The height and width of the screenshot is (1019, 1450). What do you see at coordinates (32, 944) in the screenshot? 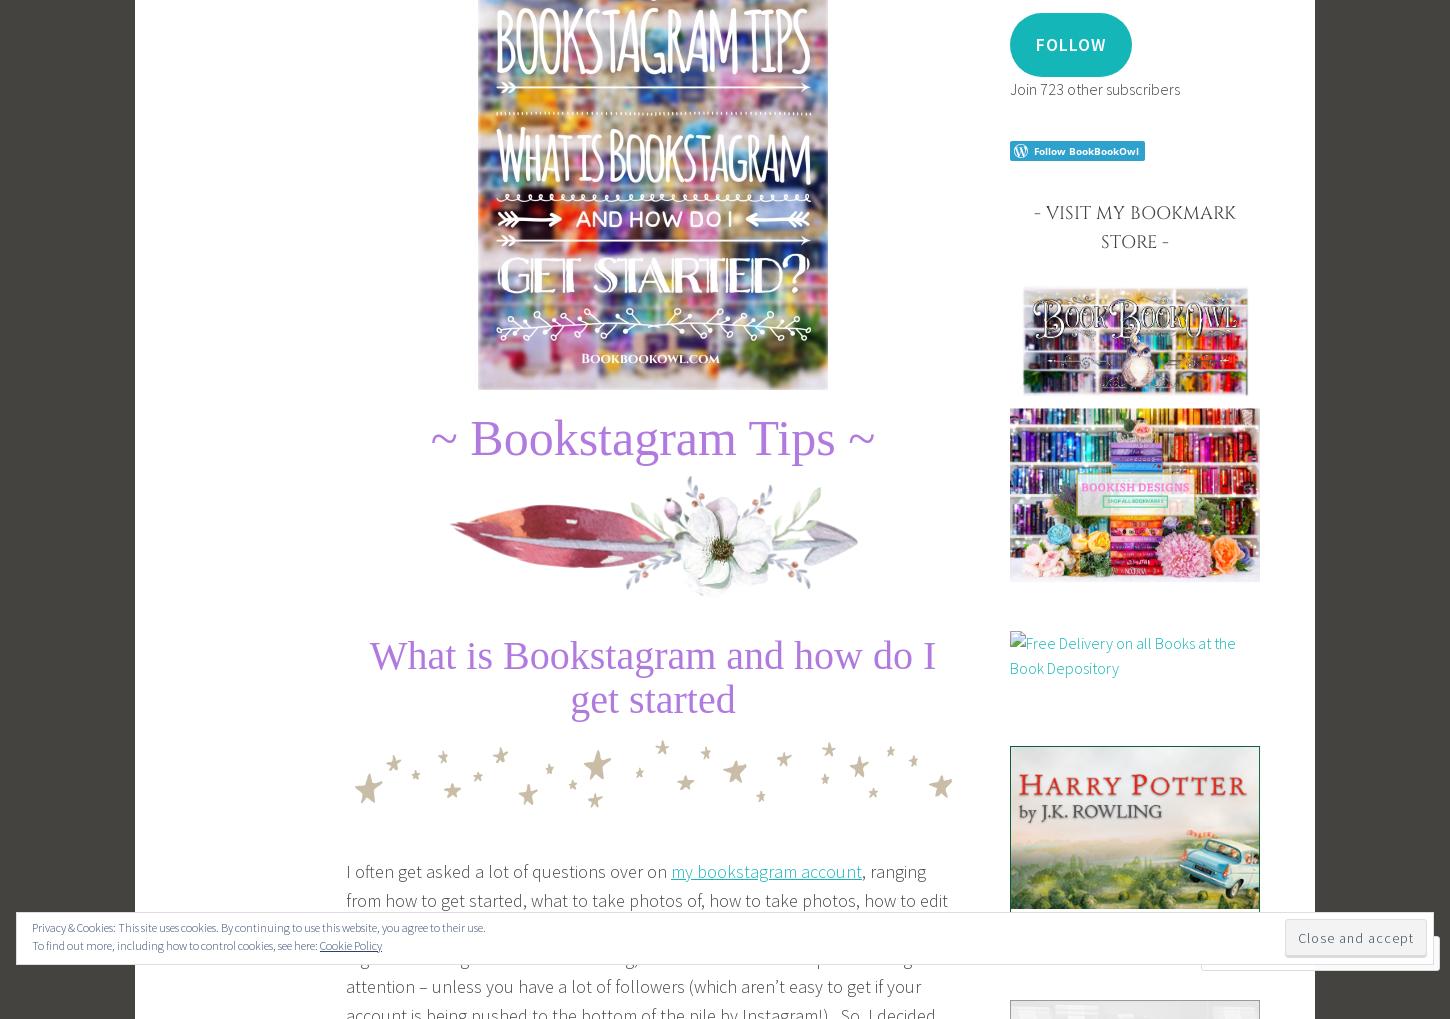
I see `'To find out more, including how to control cookies, see here:'` at bounding box center [32, 944].